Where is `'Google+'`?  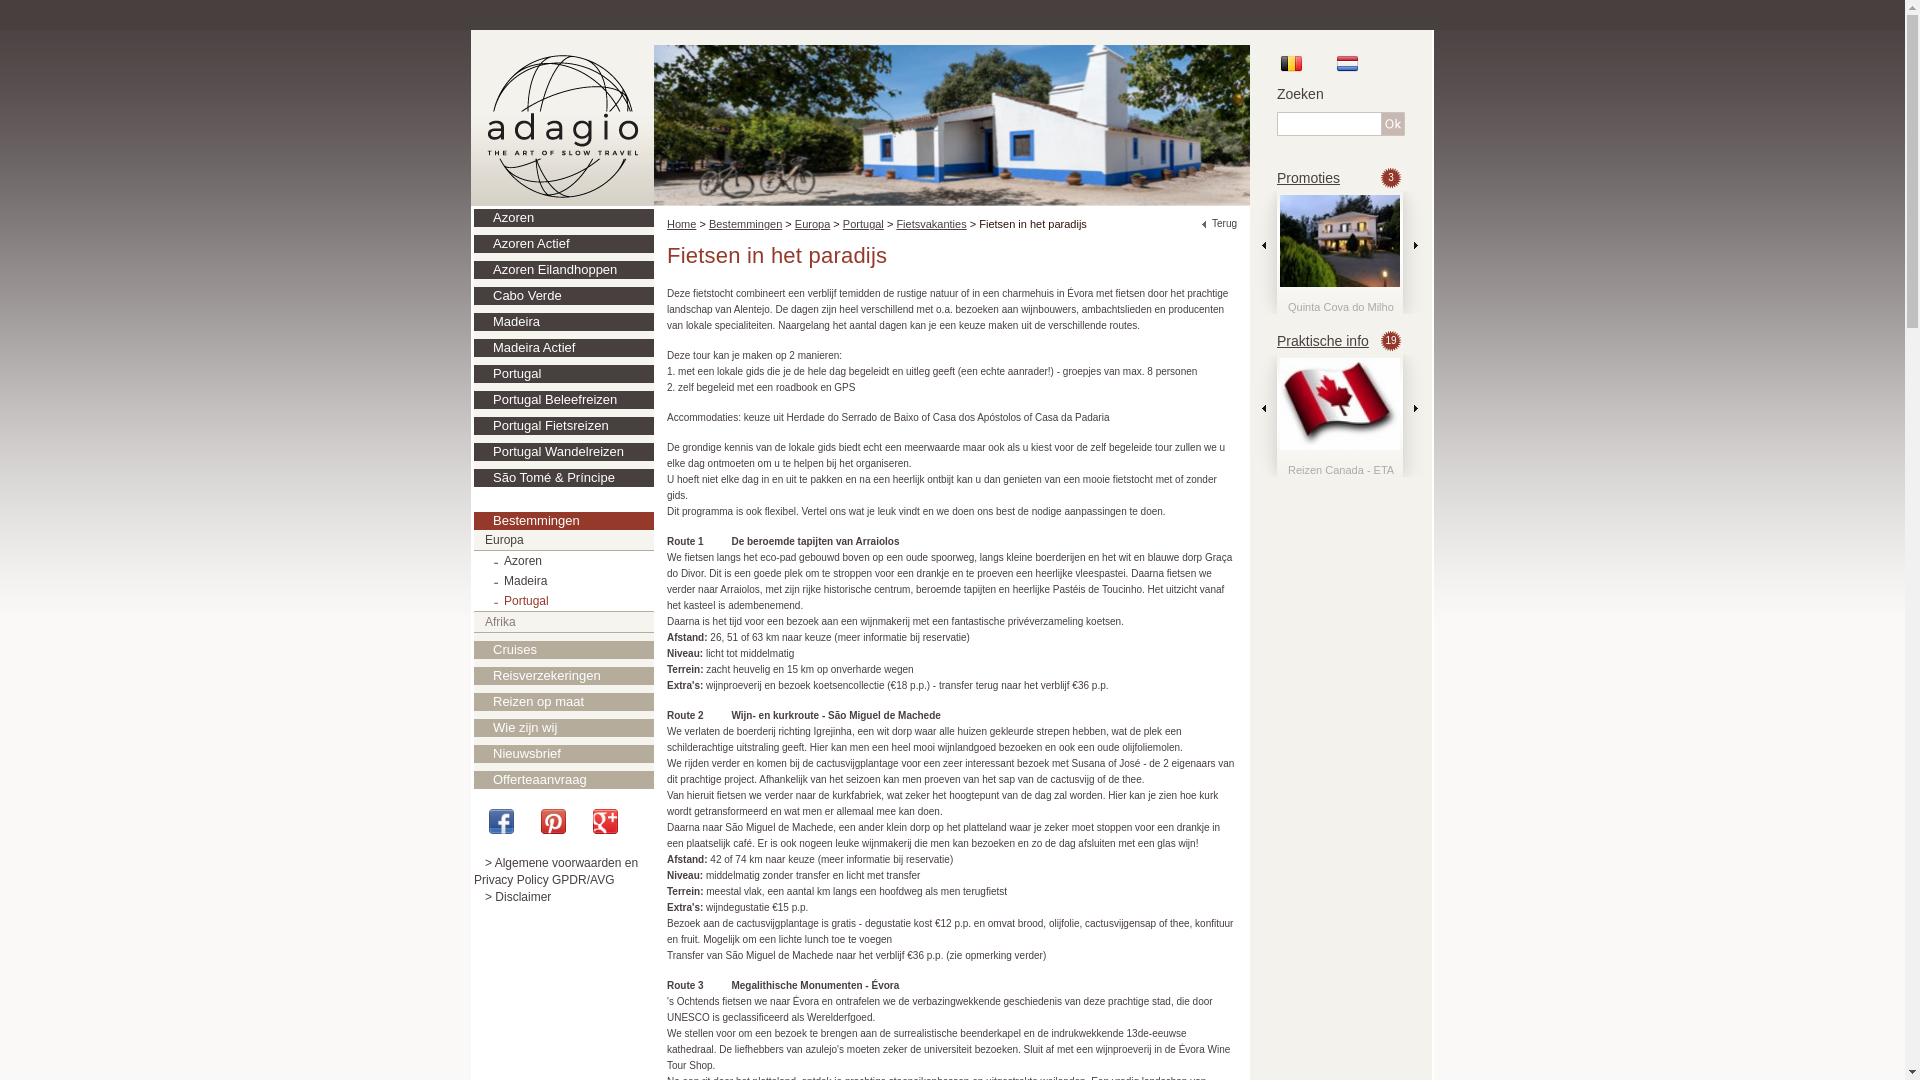
'Google+' is located at coordinates (613, 821).